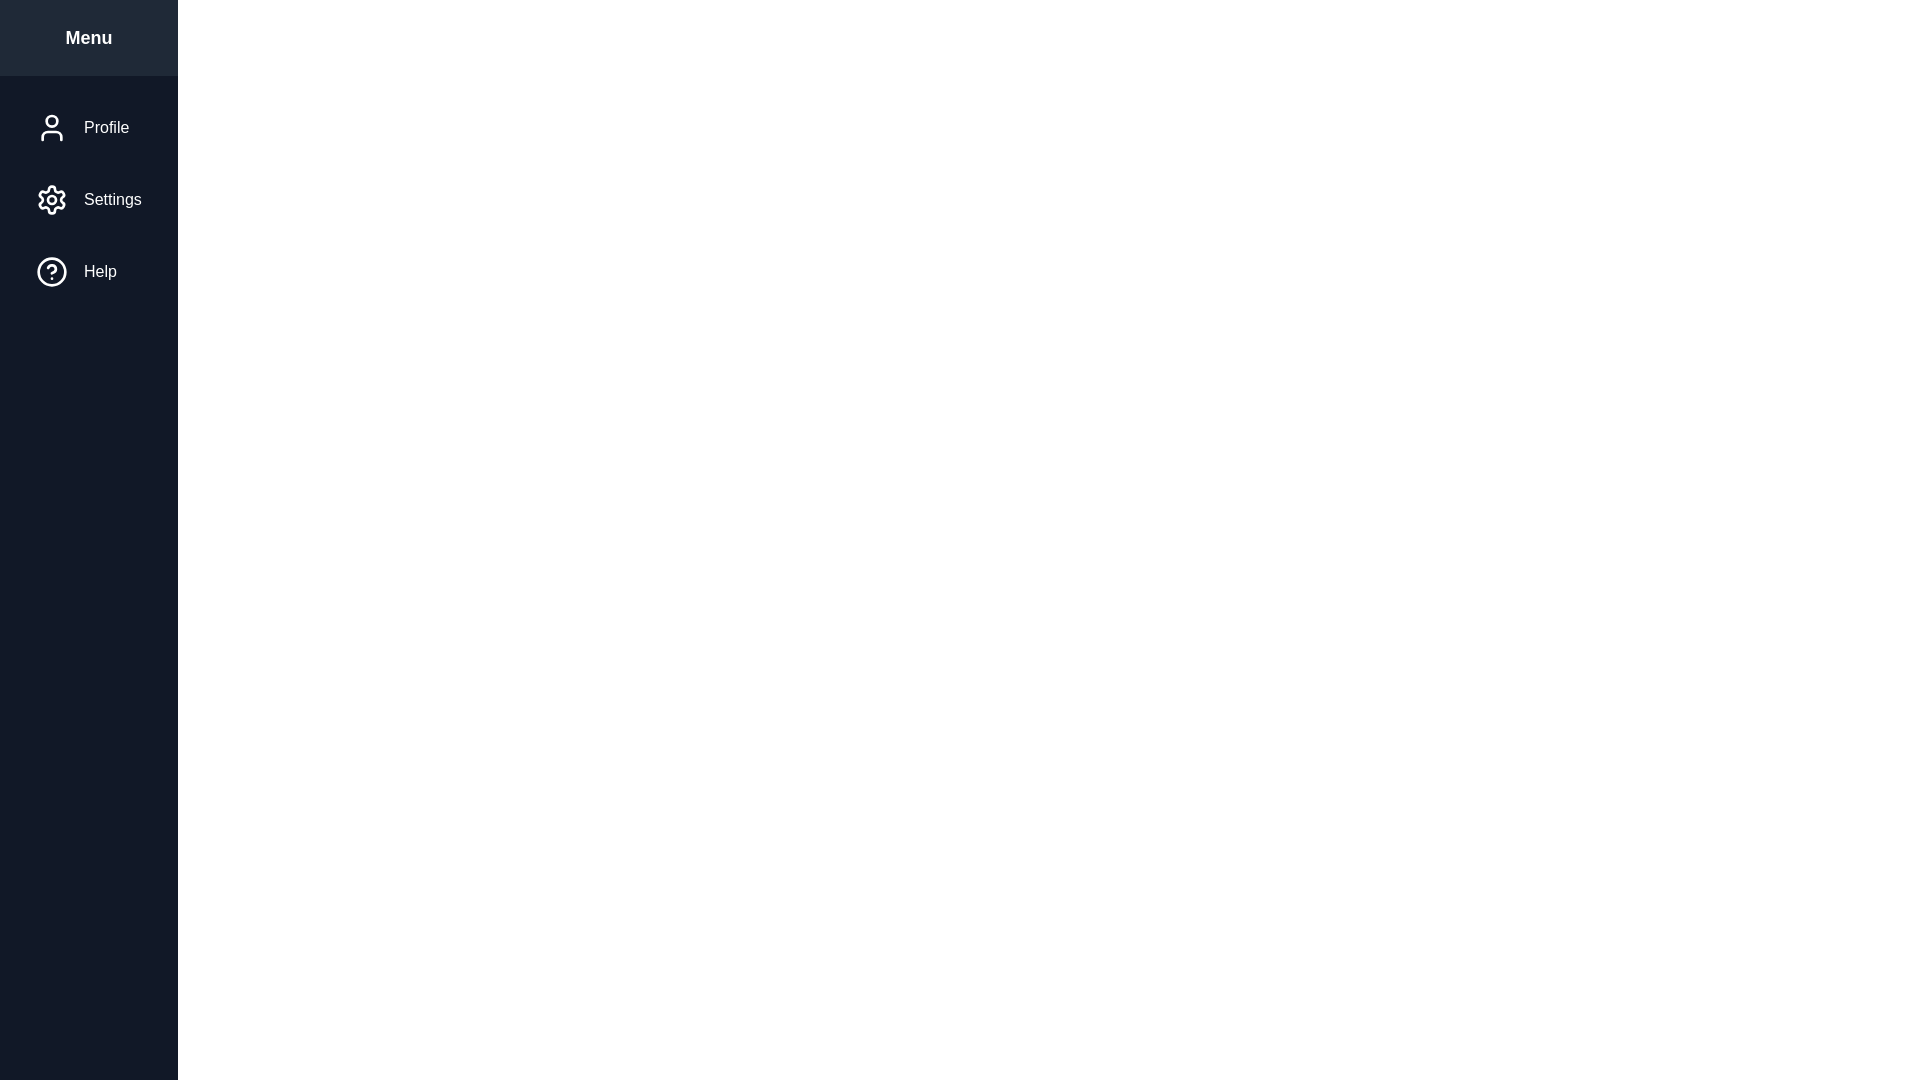 This screenshot has height=1080, width=1920. Describe the element at coordinates (35, 35) in the screenshot. I see `the button at the top-left corner to toggle the sidebar visibility` at that location.